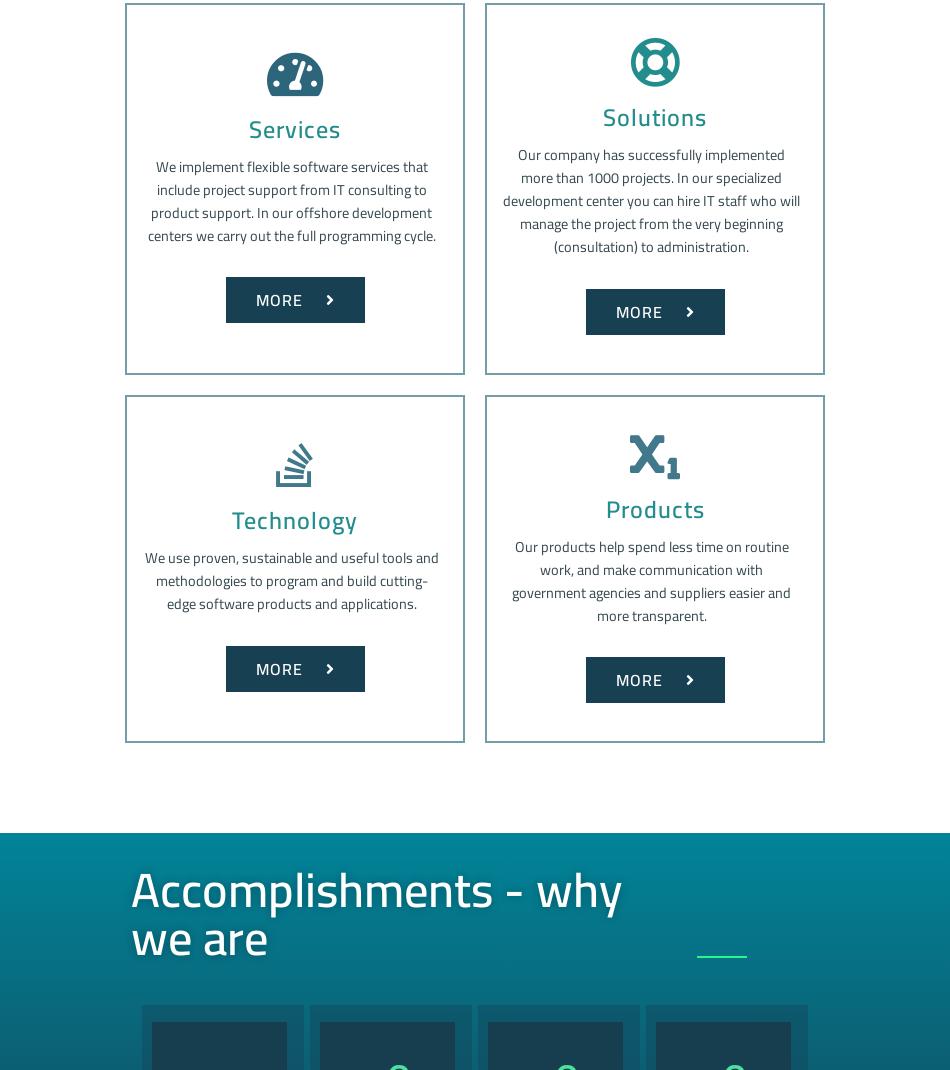  Describe the element at coordinates (289, 579) in the screenshot. I see `'We use proven, sustainable and useful tools and methodologies to program and build cutting-edge software products and applications.'` at that location.